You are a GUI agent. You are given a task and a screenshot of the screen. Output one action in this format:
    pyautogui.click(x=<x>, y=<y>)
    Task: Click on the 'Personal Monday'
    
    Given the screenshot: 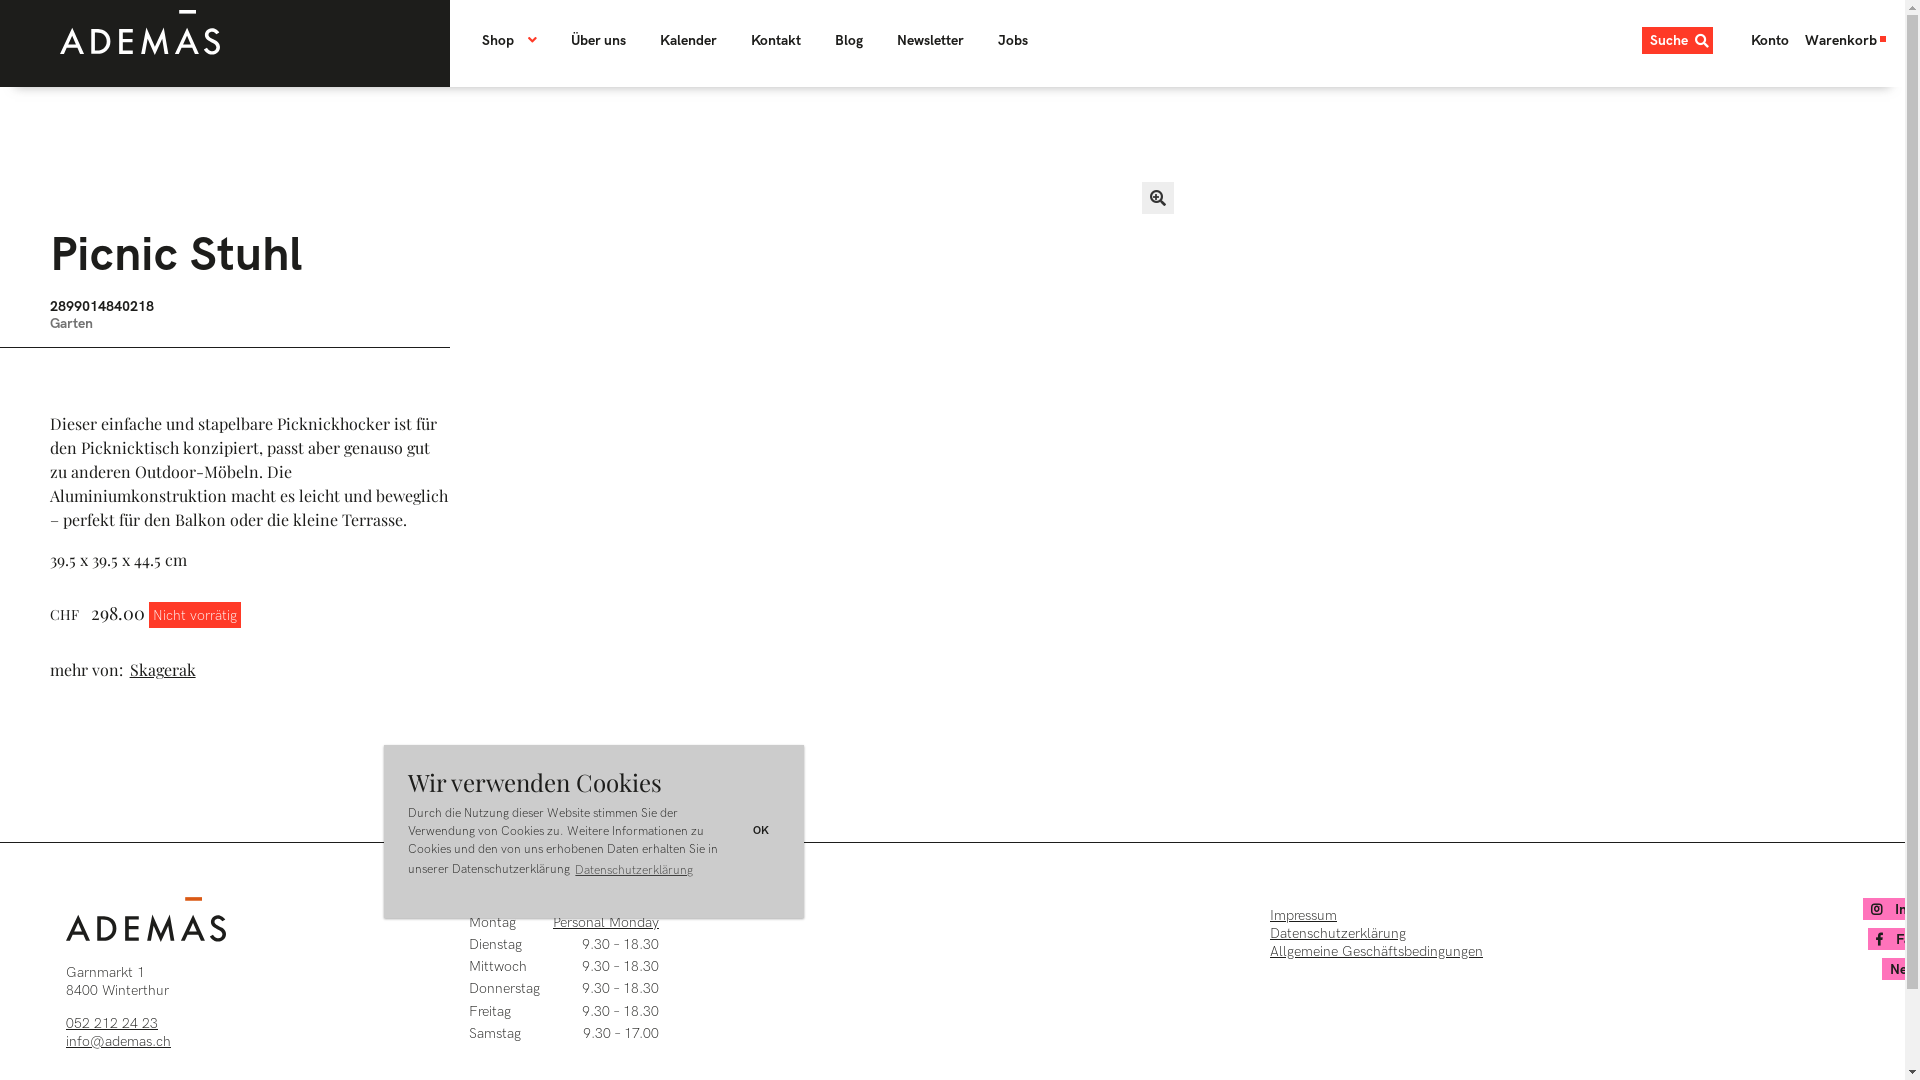 What is the action you would take?
    pyautogui.click(x=552, y=922)
    